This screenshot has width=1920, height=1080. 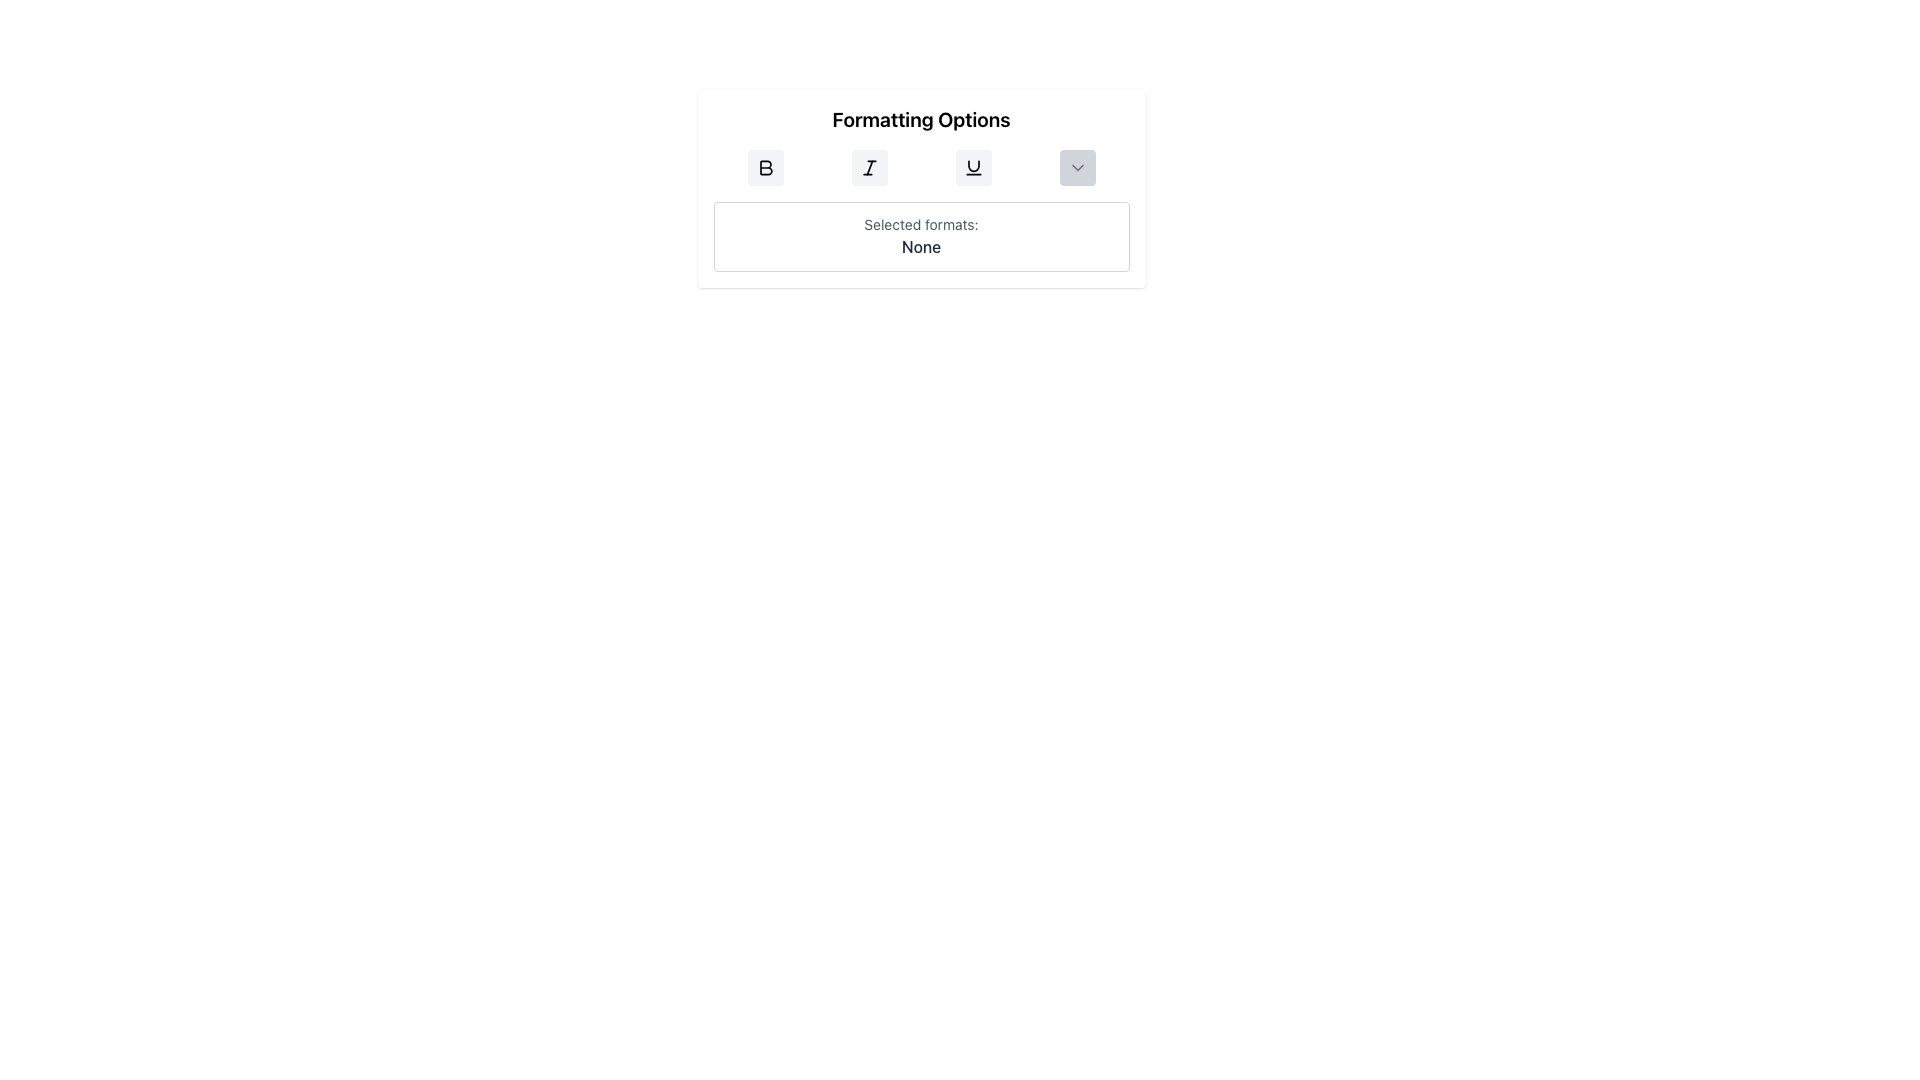 What do you see at coordinates (973, 167) in the screenshot?
I see `the underline formatting icon button, which is a circular icon with a semicircular curve on top and a horizontal line at the bottom` at bounding box center [973, 167].